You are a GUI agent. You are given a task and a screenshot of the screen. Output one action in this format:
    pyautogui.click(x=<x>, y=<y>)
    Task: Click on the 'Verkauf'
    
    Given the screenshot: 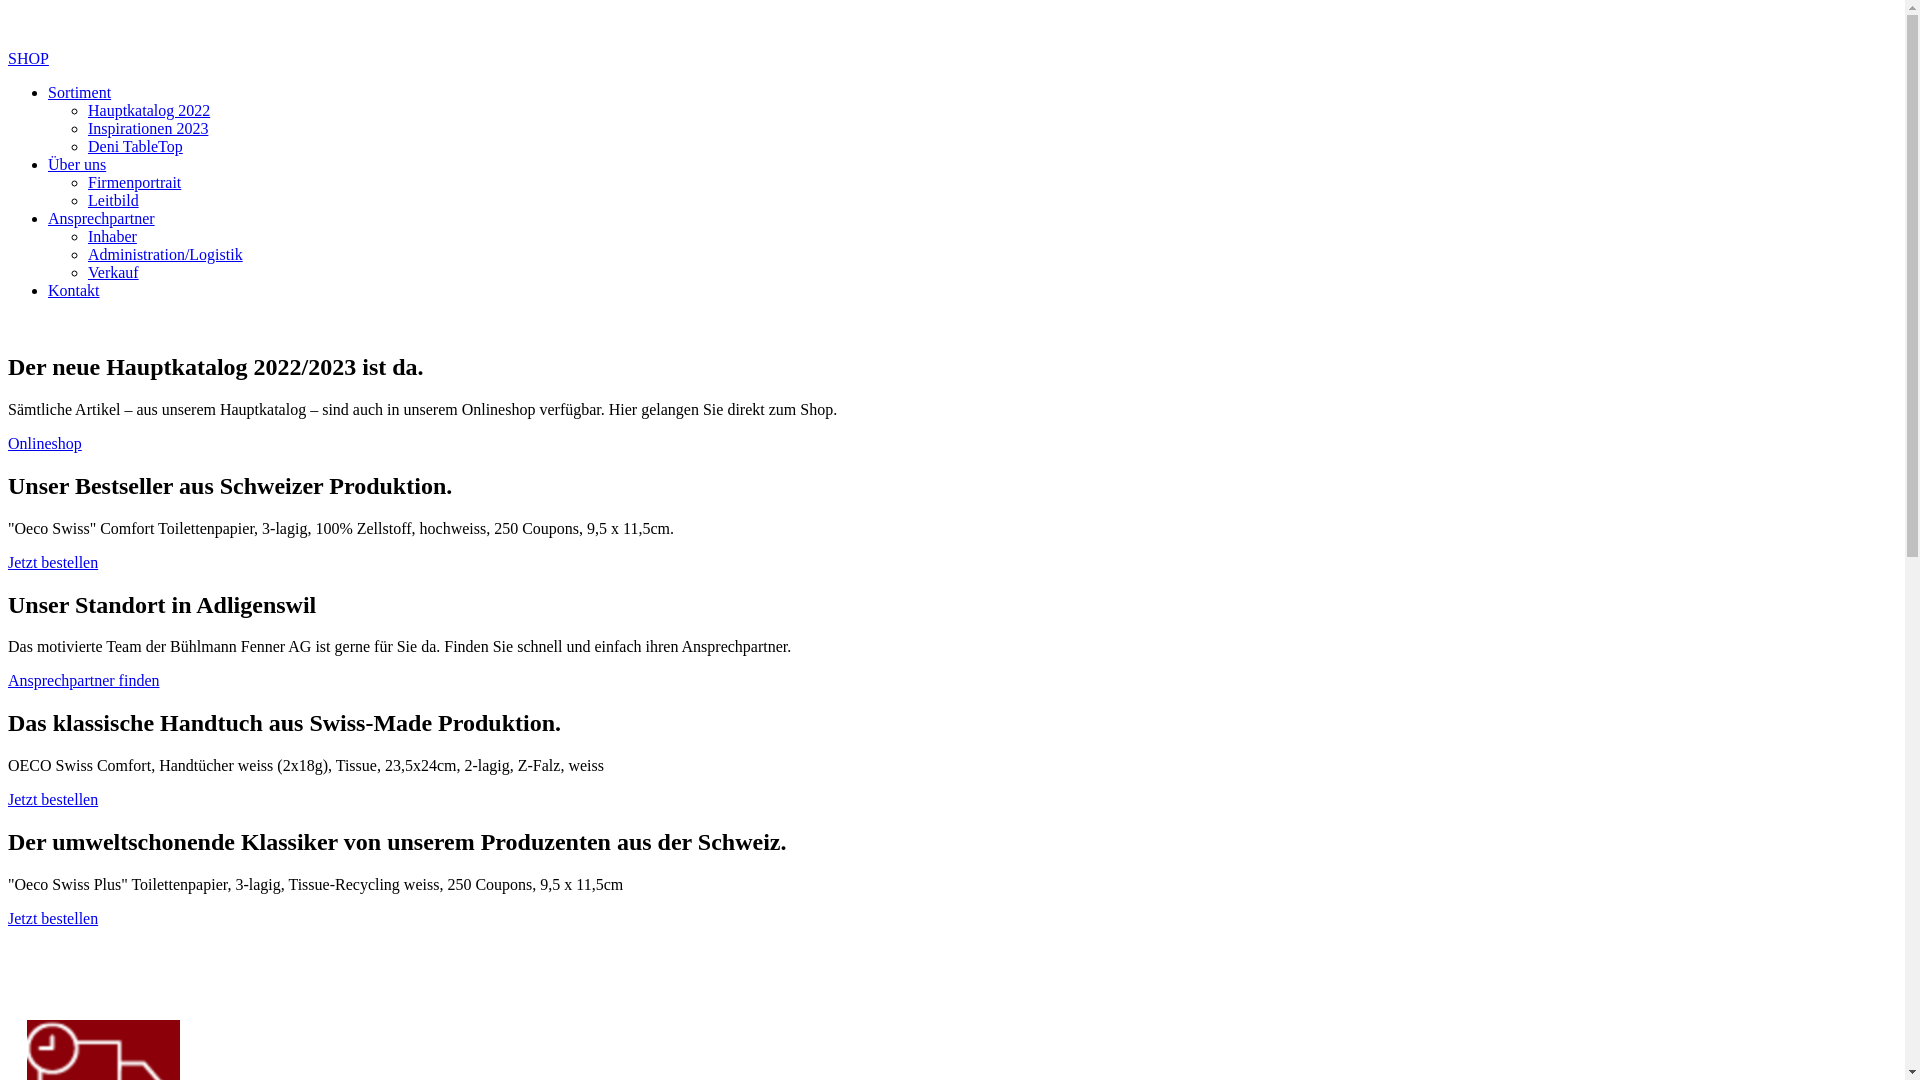 What is the action you would take?
    pyautogui.click(x=86, y=272)
    